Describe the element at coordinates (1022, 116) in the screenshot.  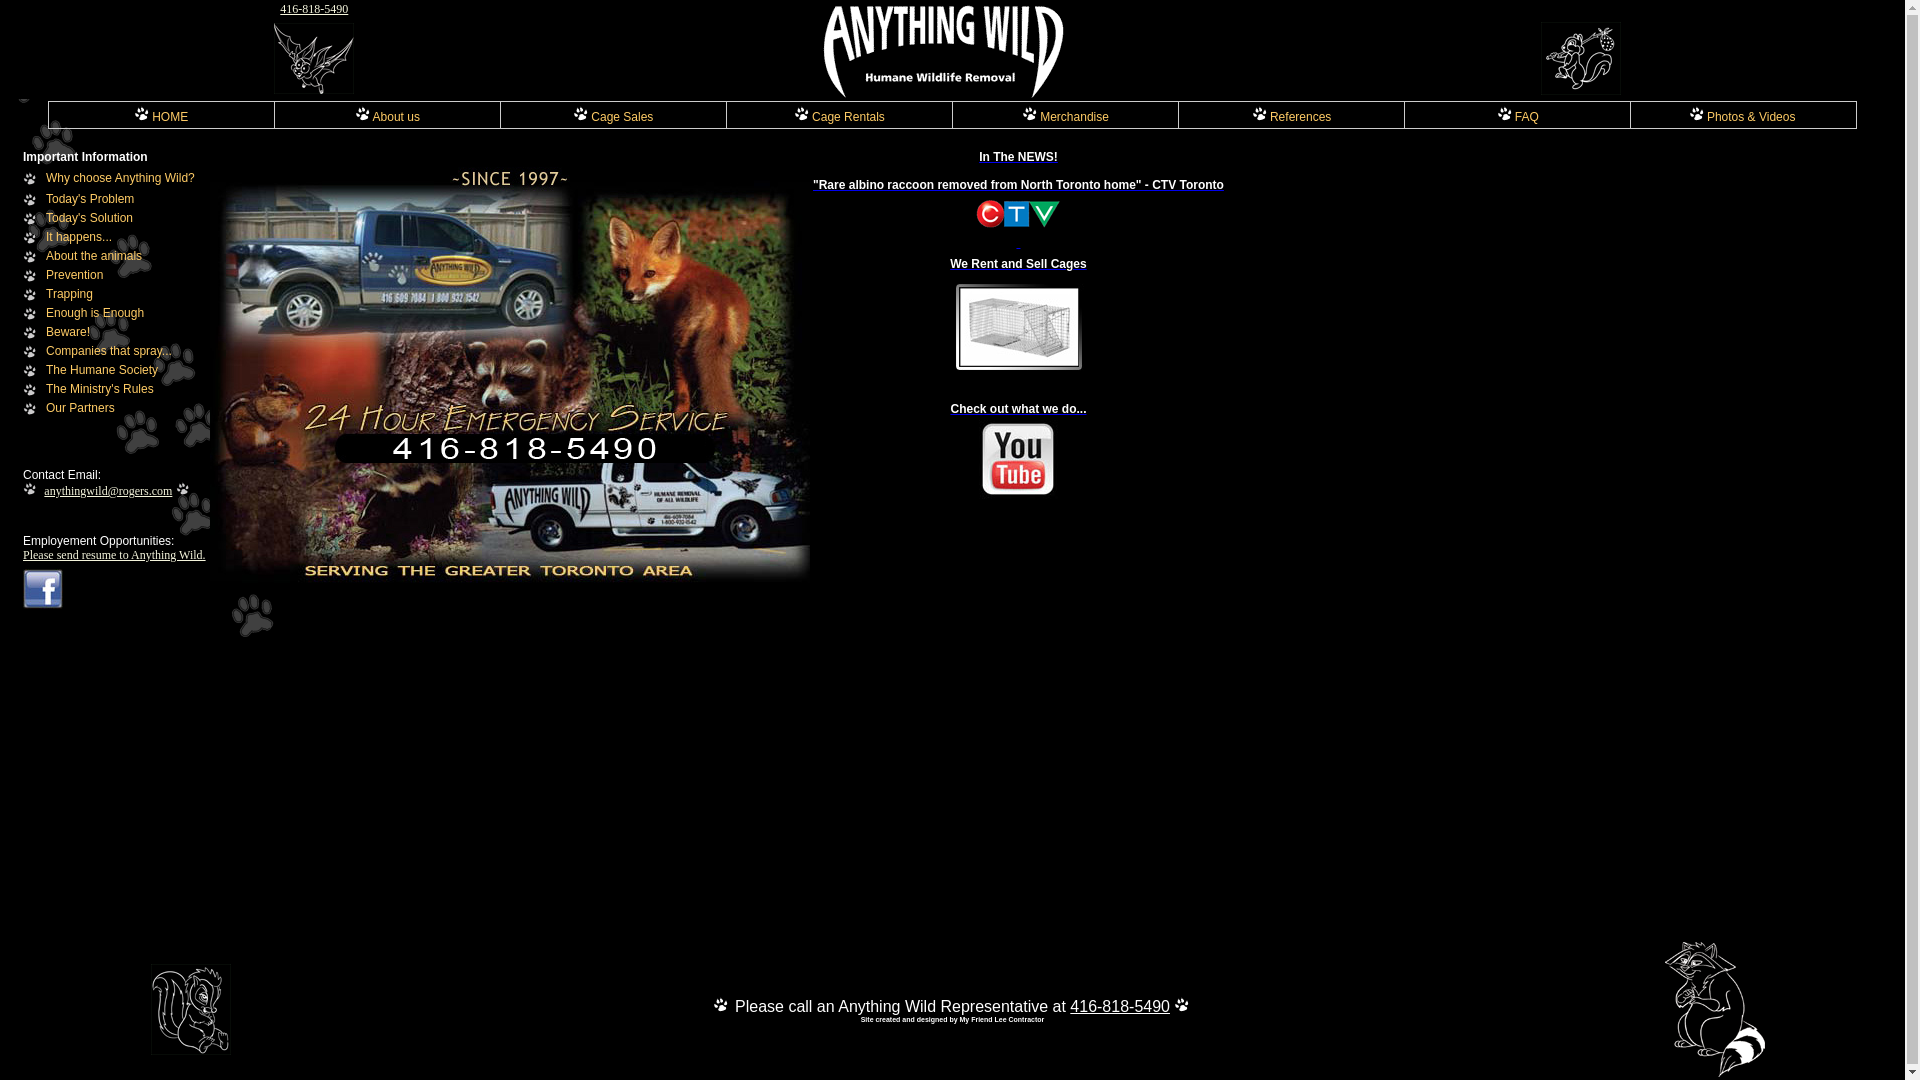
I see `'Merchandise'` at that location.